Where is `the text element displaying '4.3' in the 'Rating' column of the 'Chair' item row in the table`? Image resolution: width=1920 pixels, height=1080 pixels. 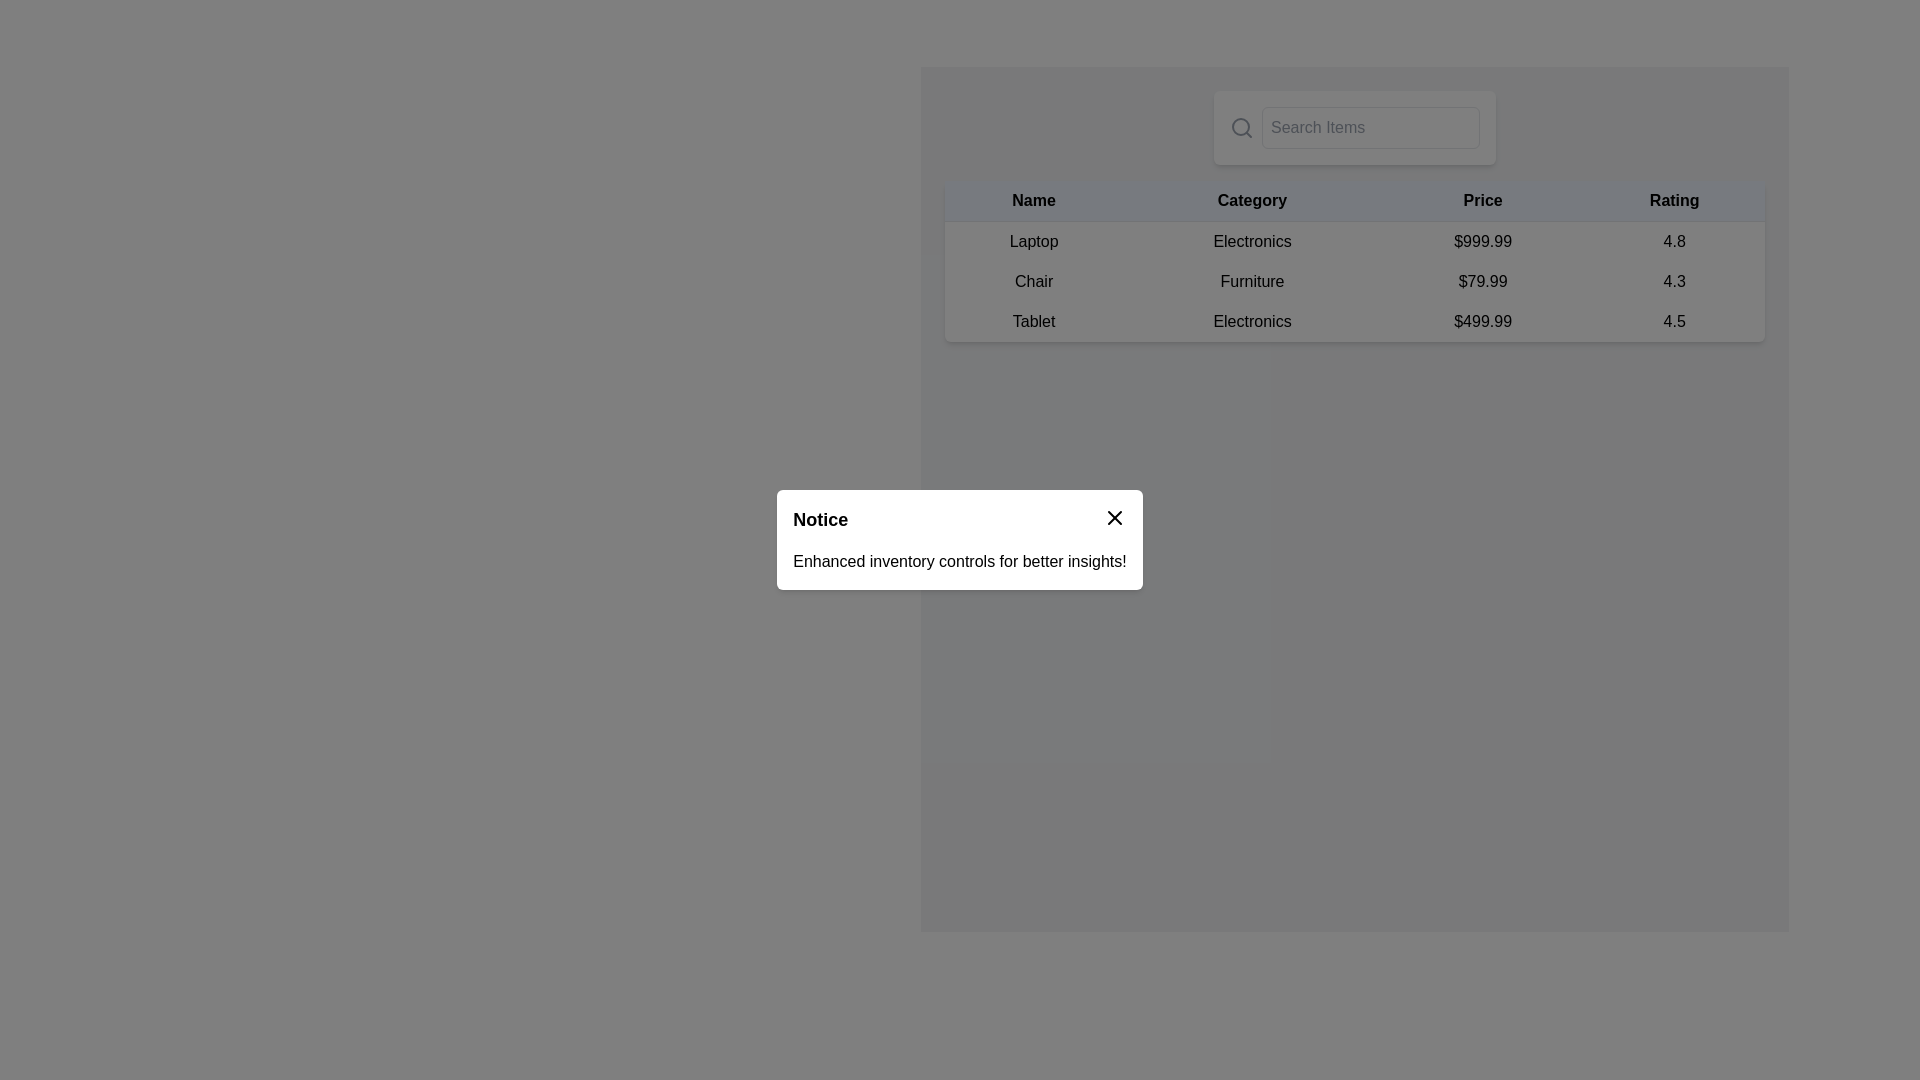 the text element displaying '4.3' in the 'Rating' column of the 'Chair' item row in the table is located at coordinates (1674, 281).